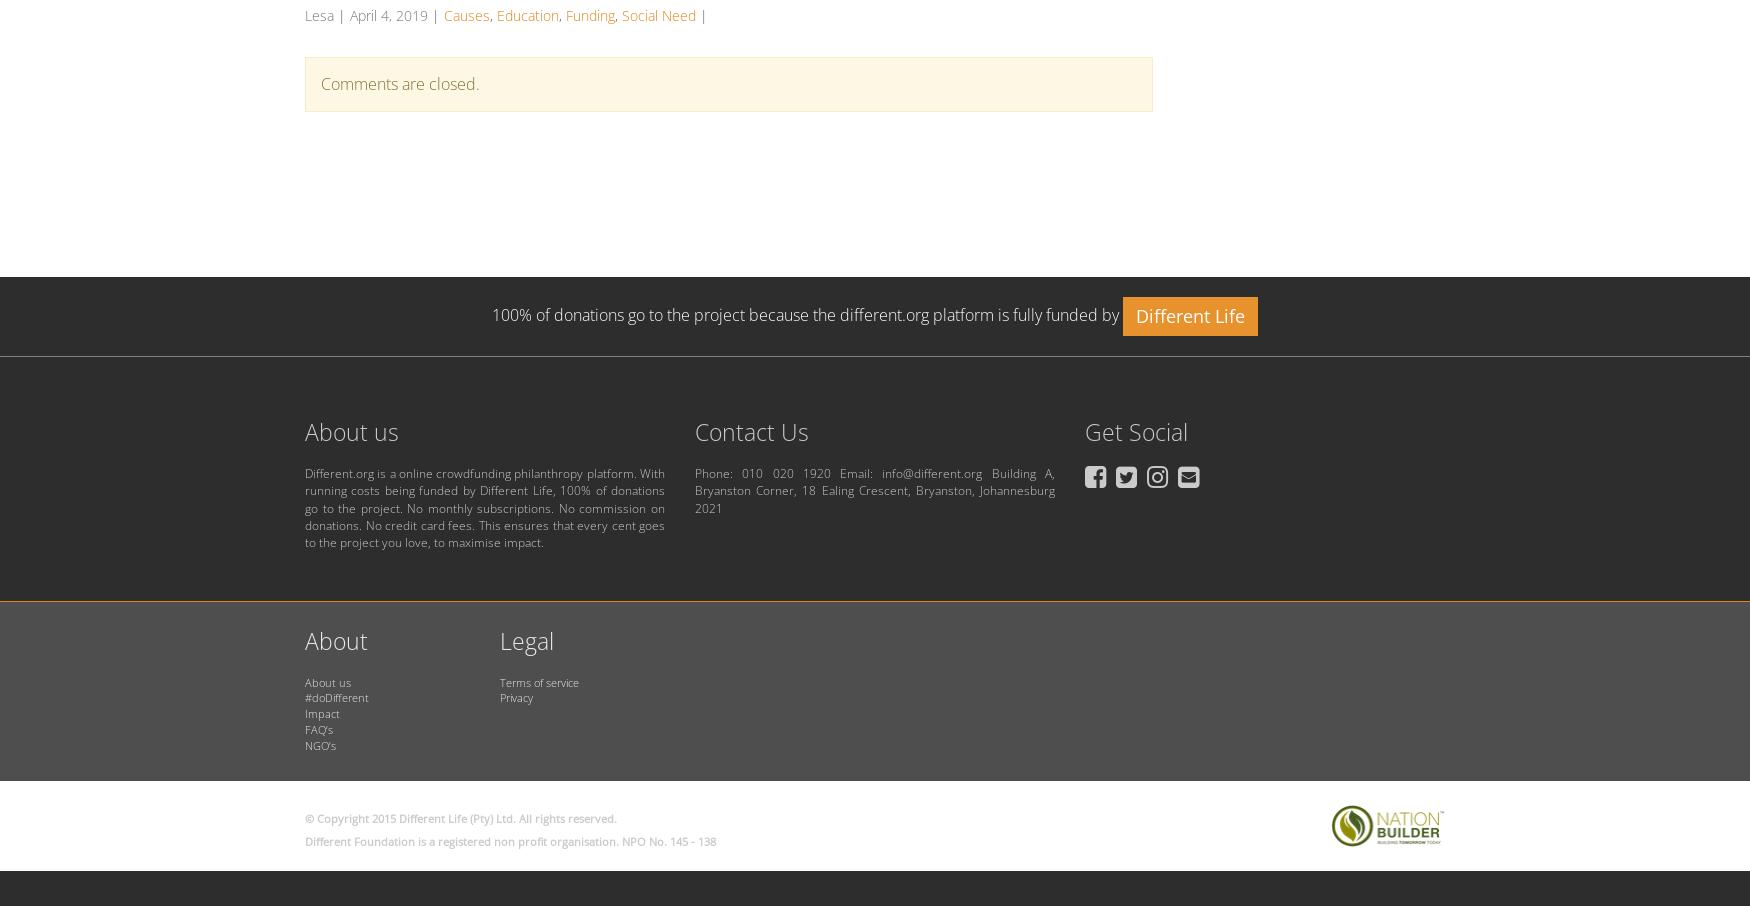 The image size is (1750, 906). I want to click on 'Privacy', so click(499, 697).